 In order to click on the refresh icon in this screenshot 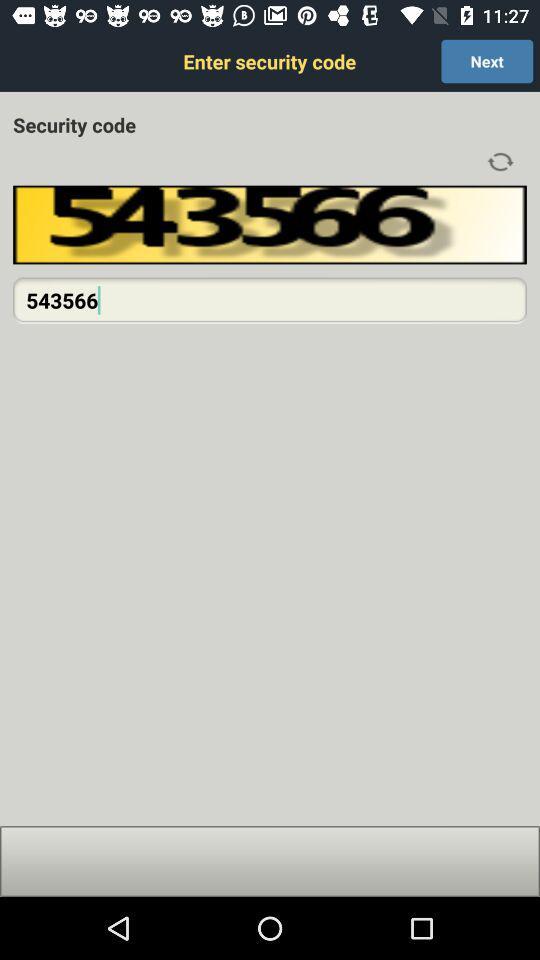, I will do `click(499, 161)`.